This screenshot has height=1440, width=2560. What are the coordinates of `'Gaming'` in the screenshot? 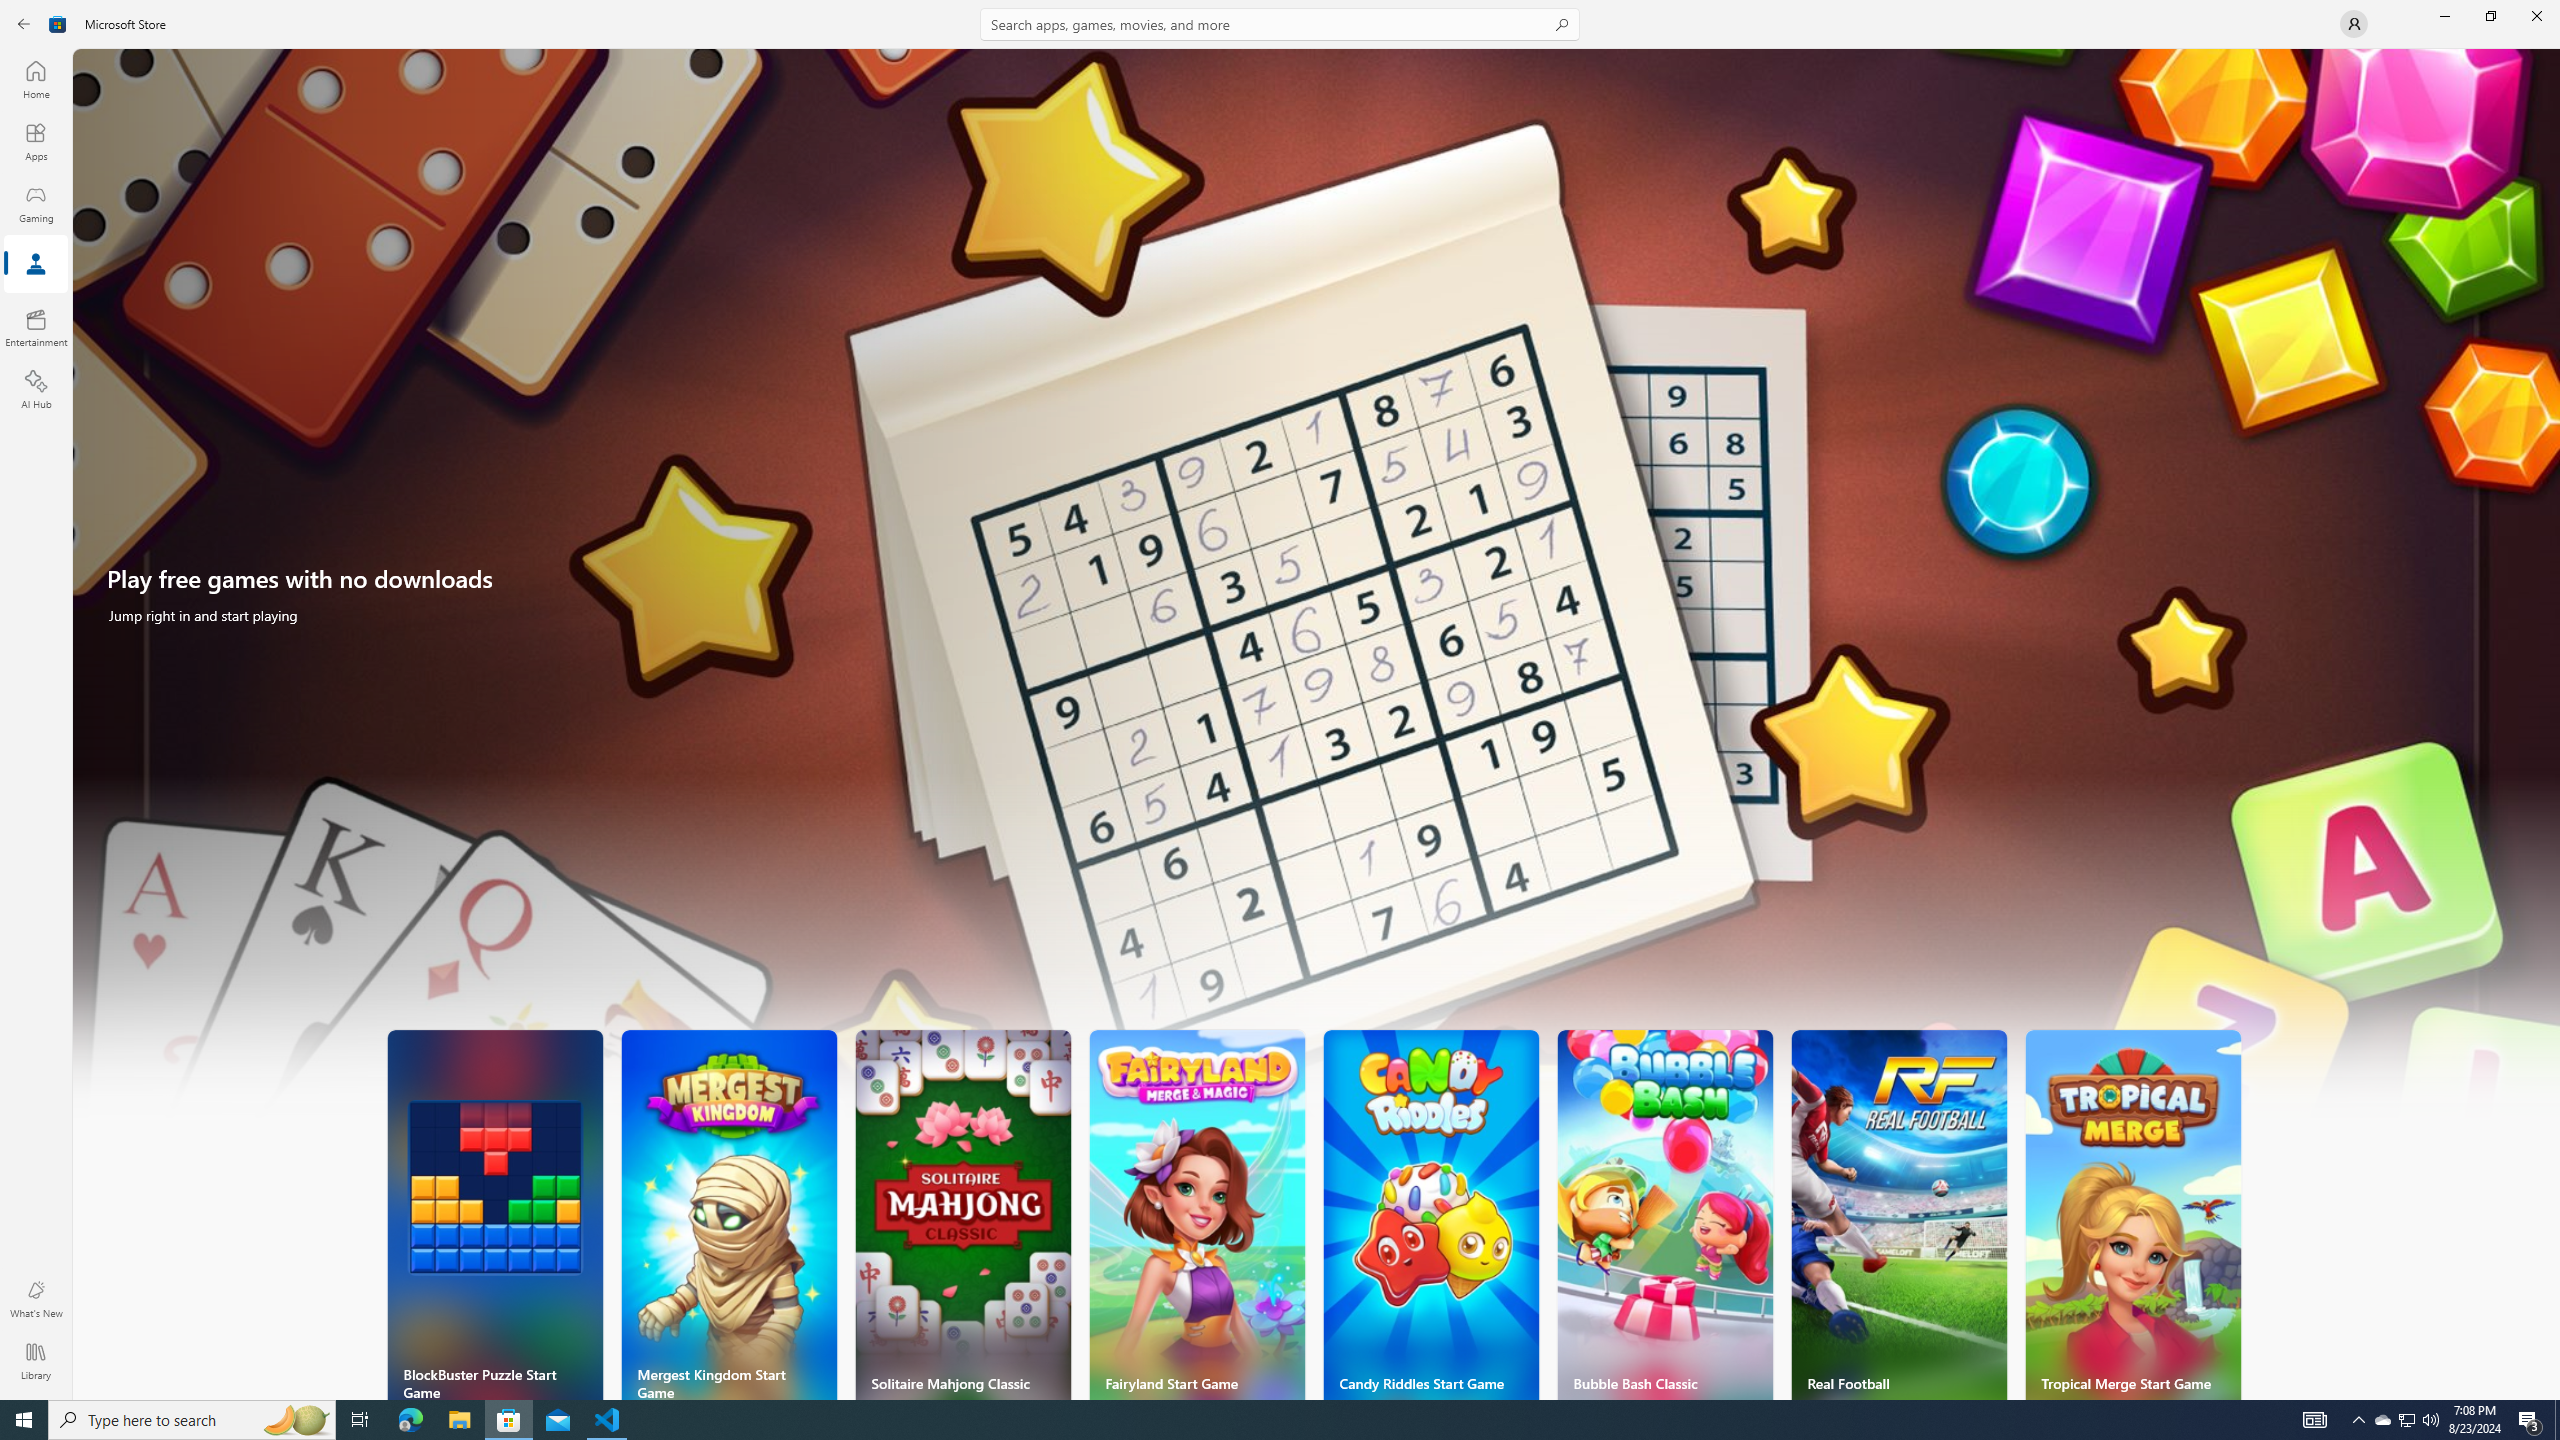 It's located at (34, 202).